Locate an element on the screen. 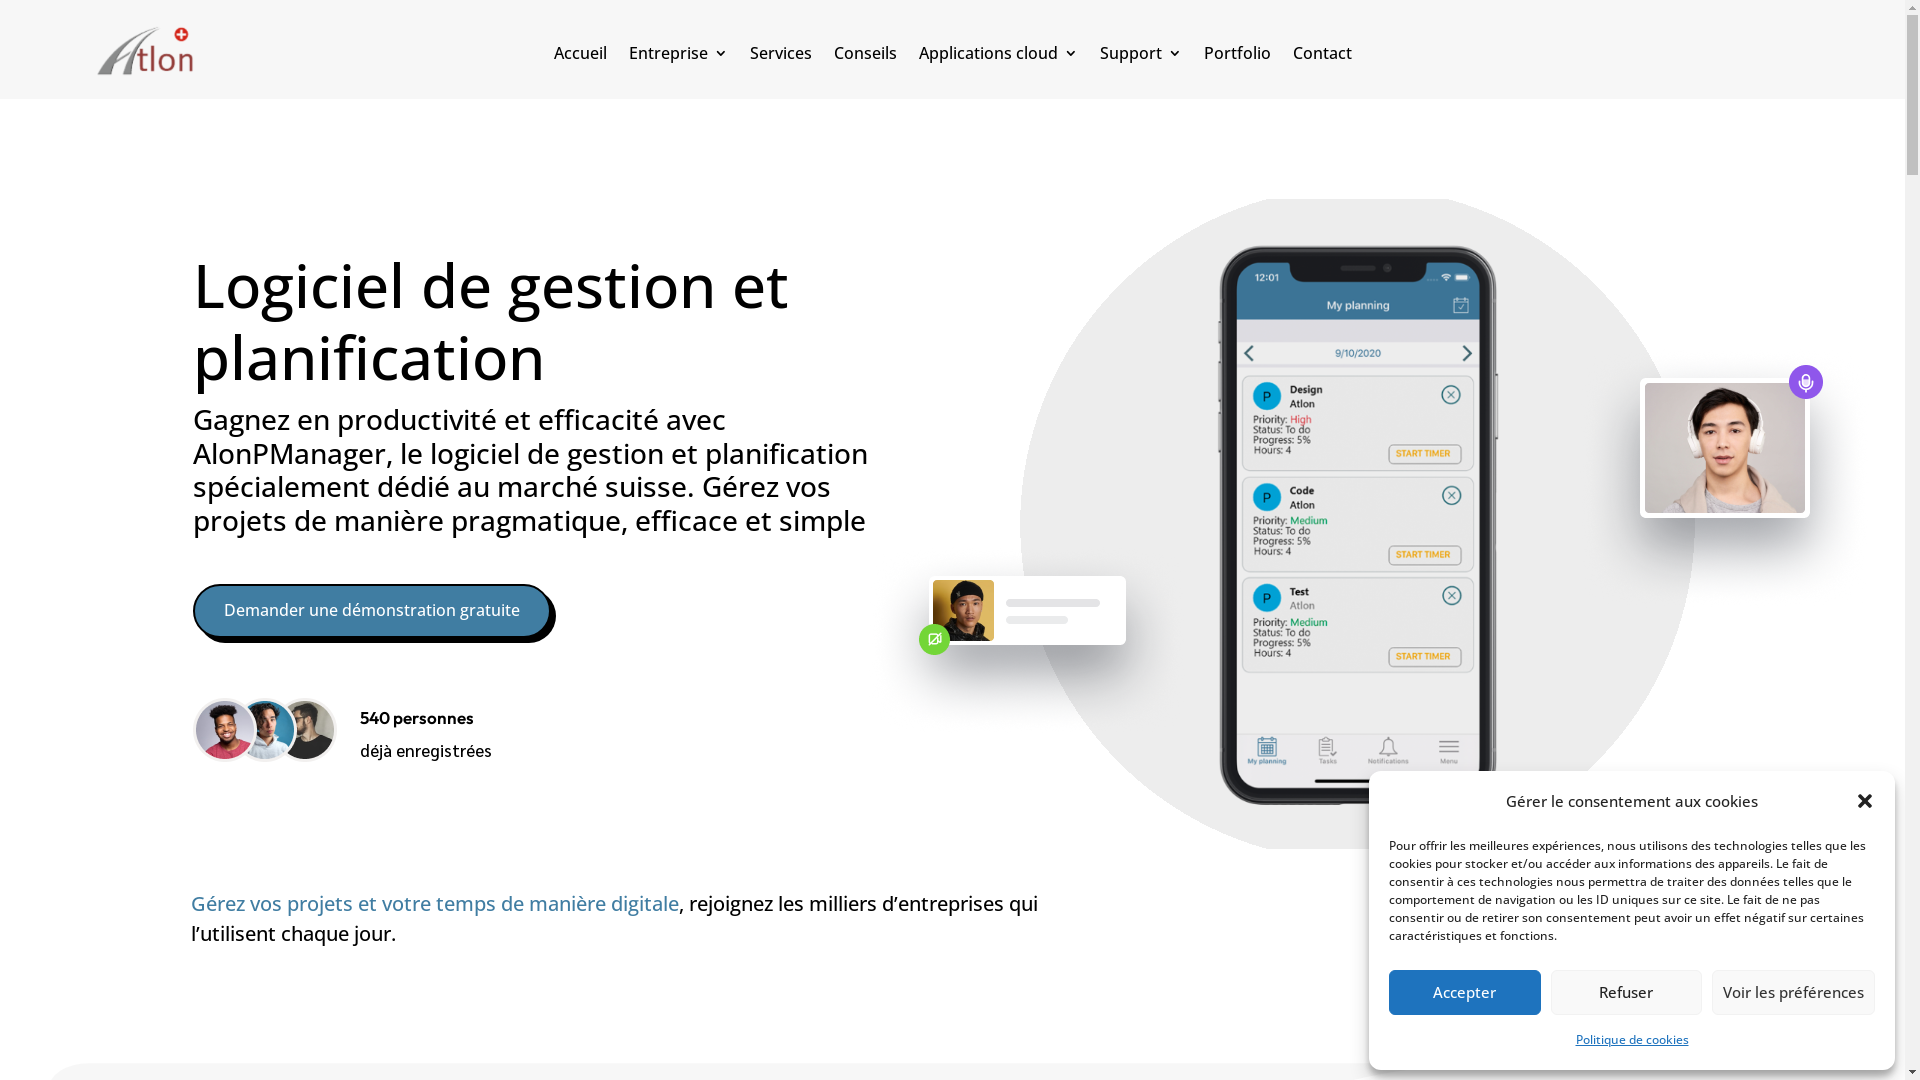 This screenshot has height=1080, width=1920. 'Politique de cookies' is located at coordinates (1574, 1039).